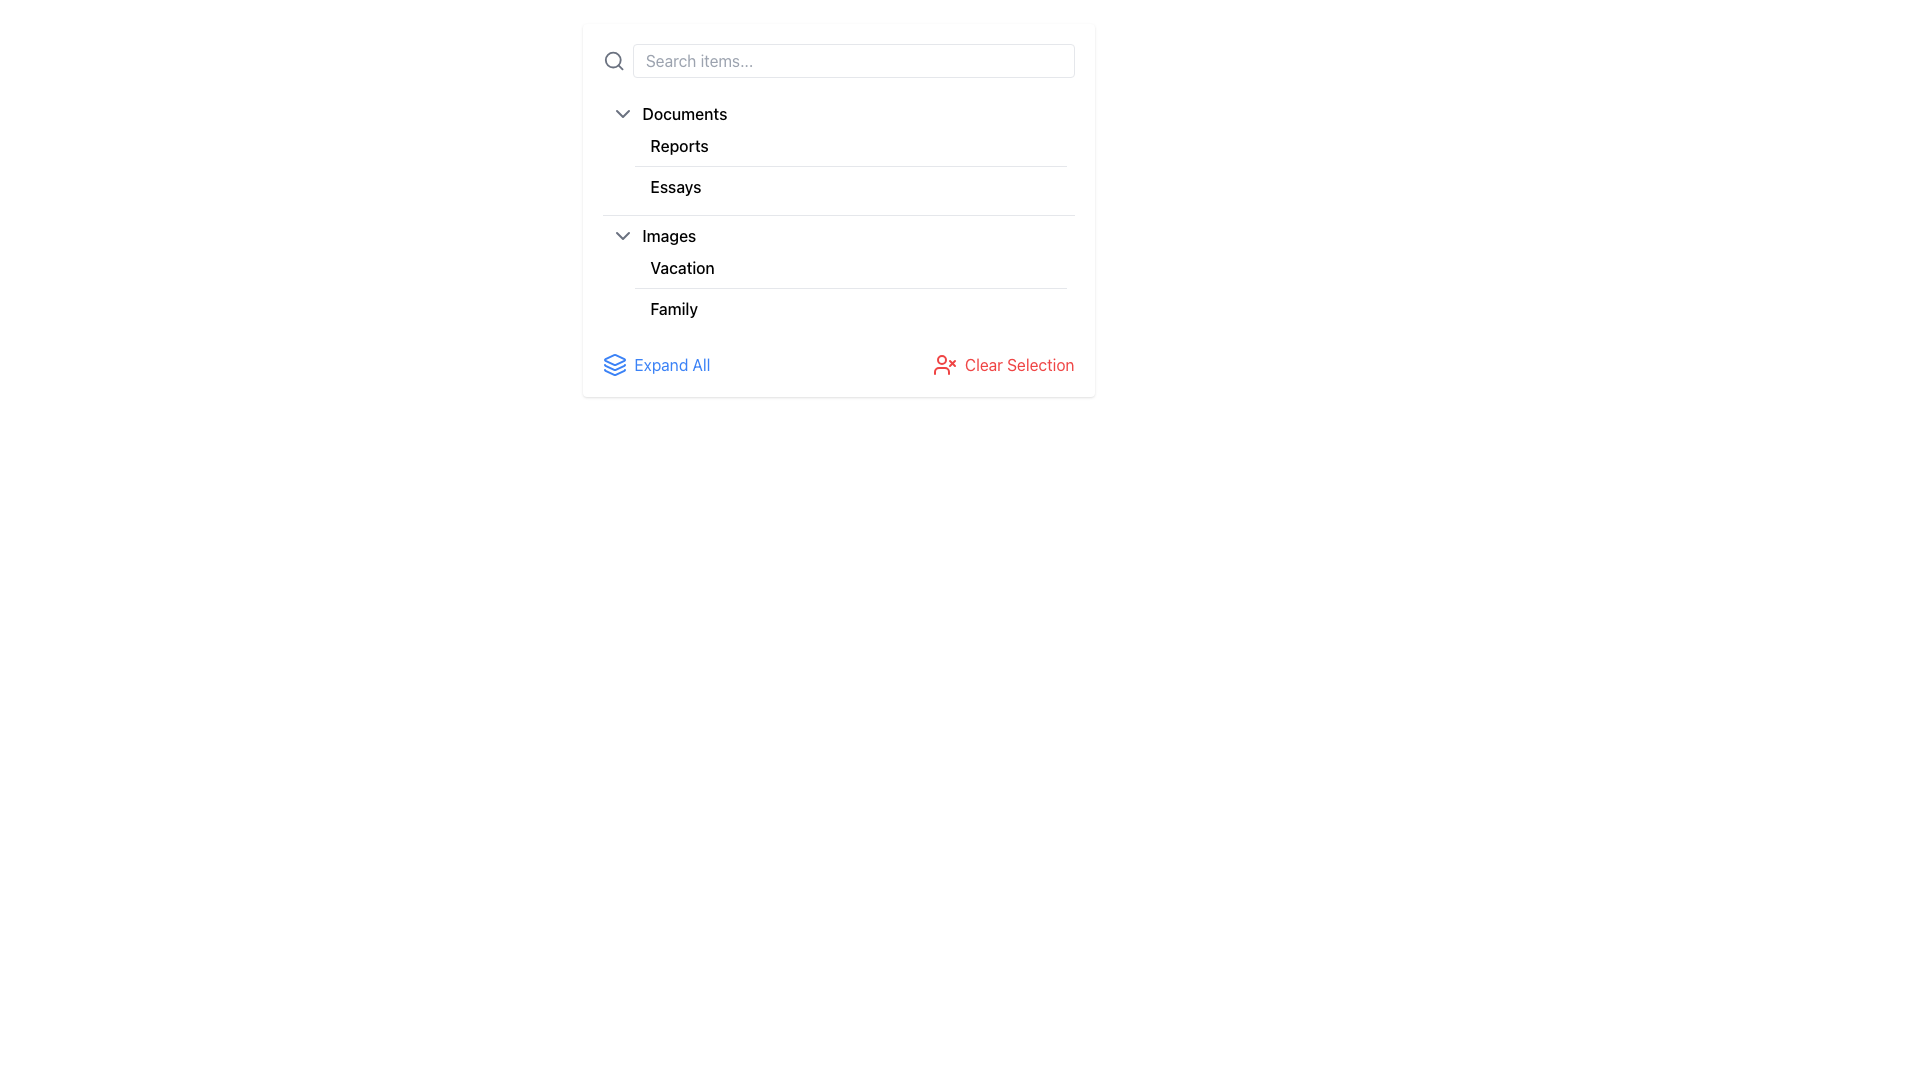 Image resolution: width=1920 pixels, height=1080 pixels. What do you see at coordinates (656, 365) in the screenshot?
I see `the 'Expand All' button, which is a blue text label with a stack of layers icon, located at the bottom-left of the folder panel` at bounding box center [656, 365].